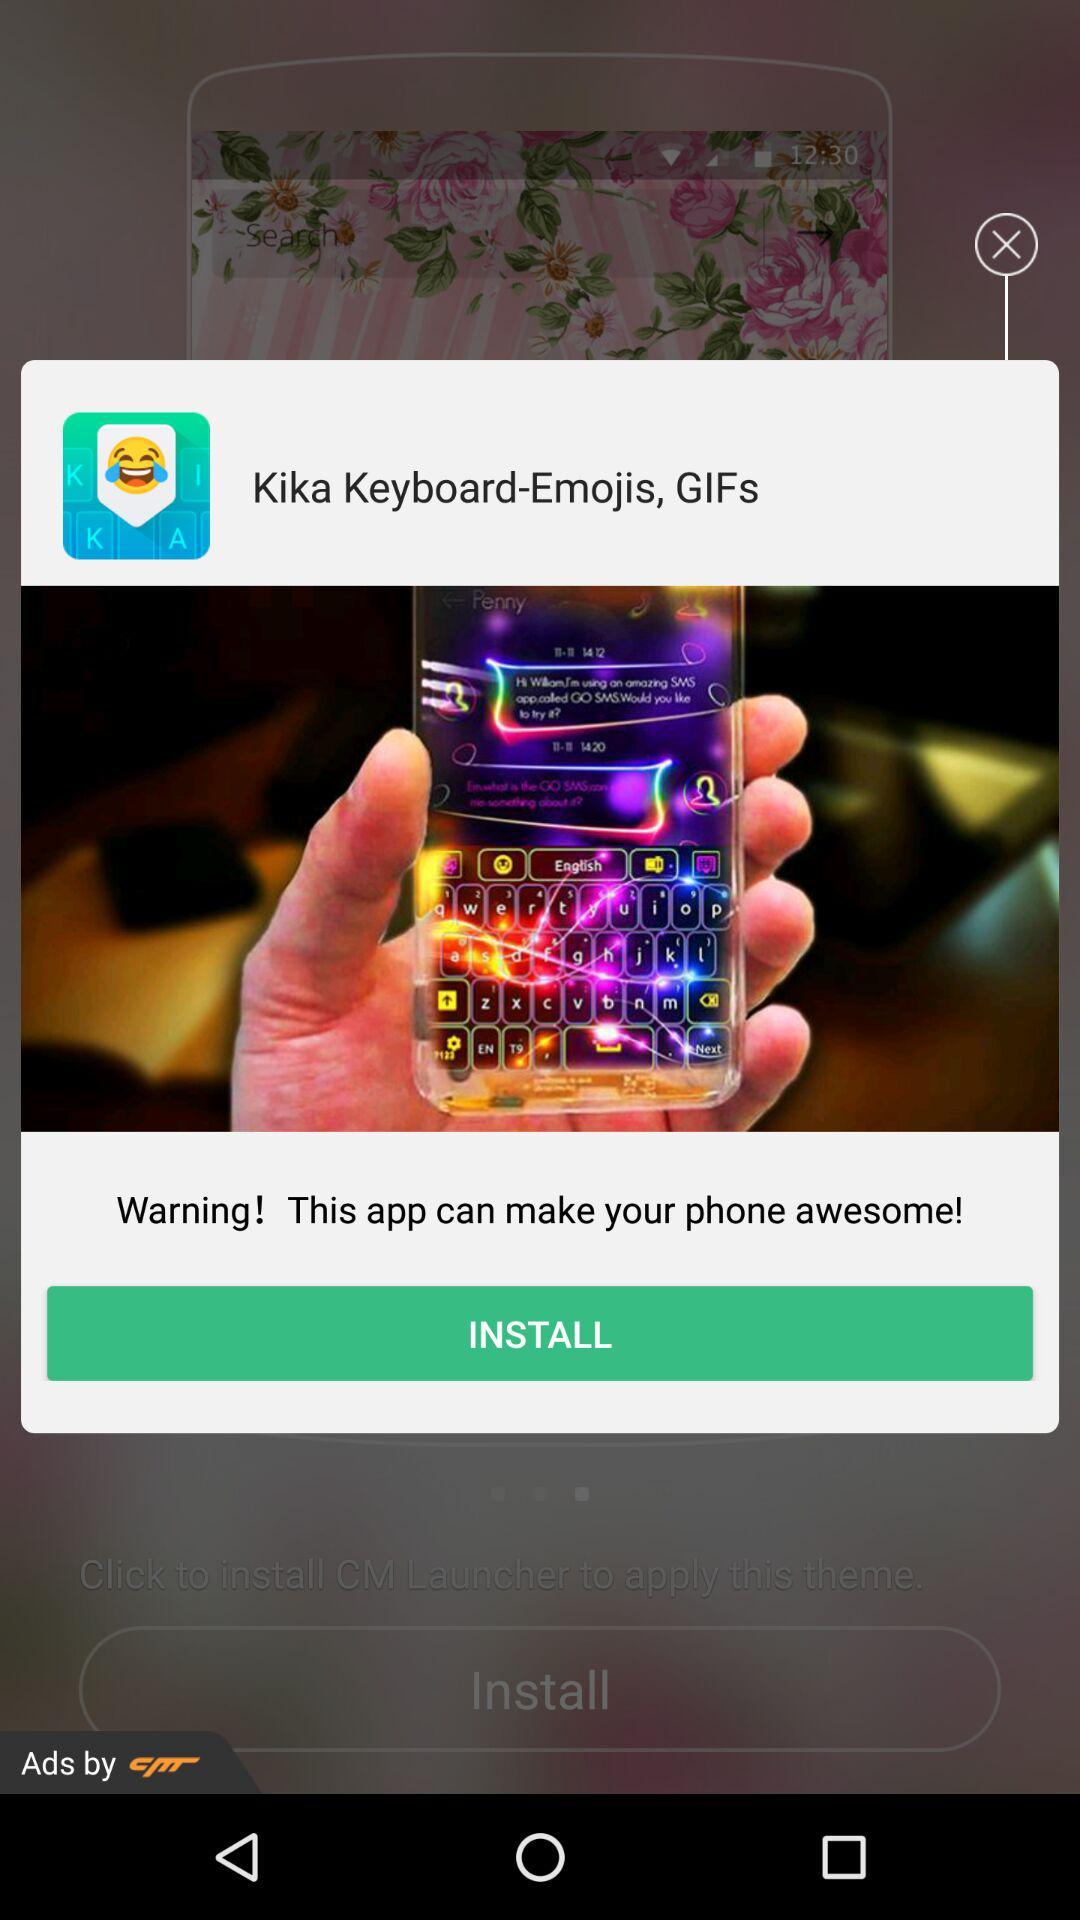 The width and height of the screenshot is (1080, 1920). I want to click on the app next to kika keyboard emojis app, so click(135, 485).